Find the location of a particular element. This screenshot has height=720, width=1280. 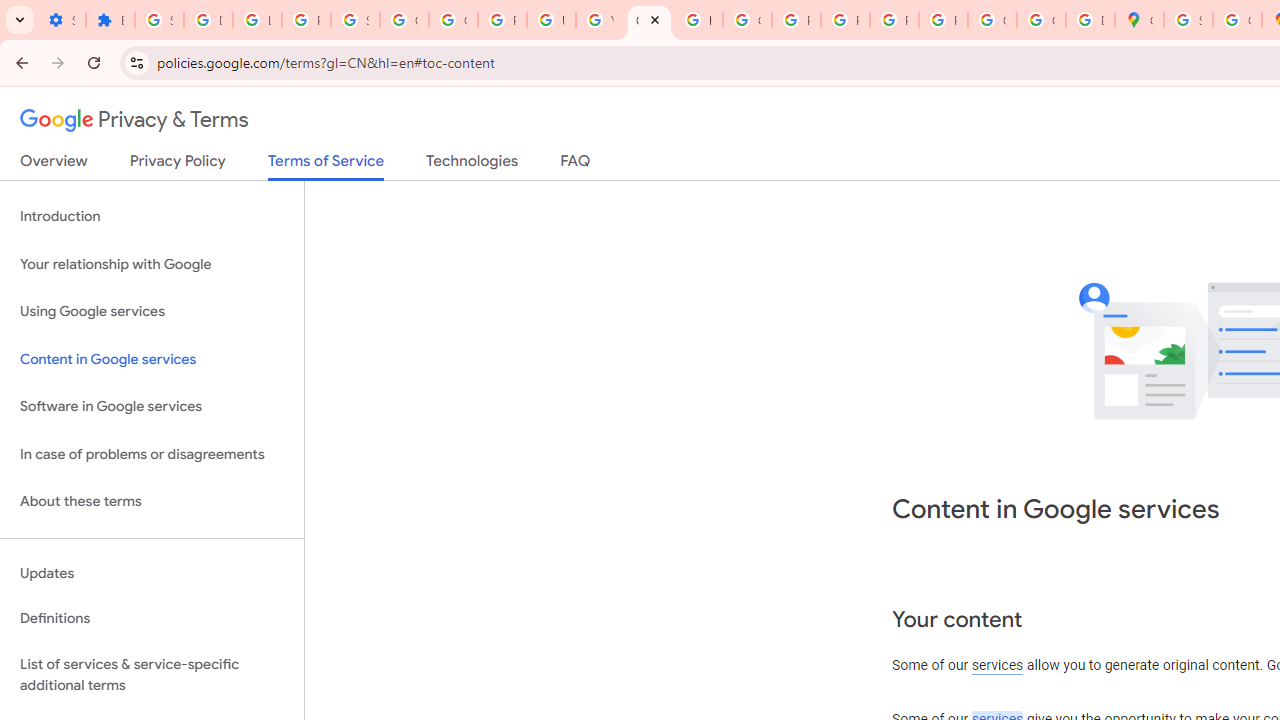

'Extensions' is located at coordinates (109, 20).